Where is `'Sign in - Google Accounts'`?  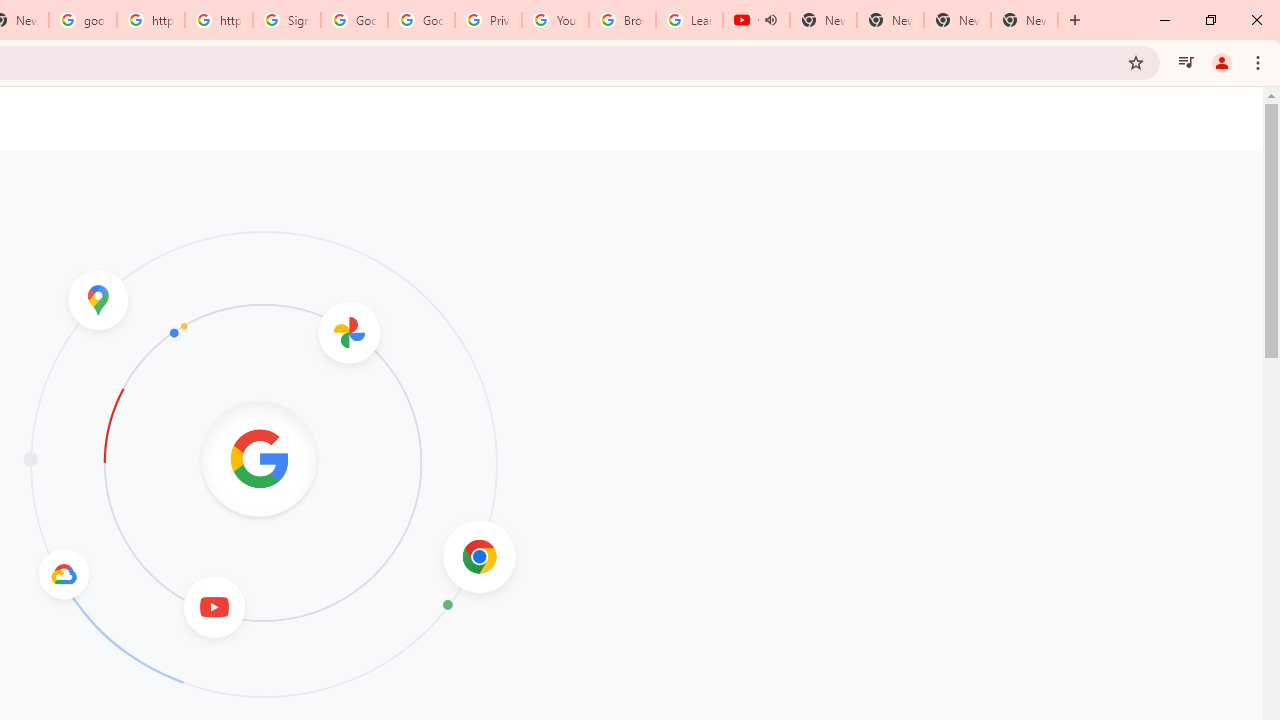 'Sign in - Google Accounts' is located at coordinates (286, 20).